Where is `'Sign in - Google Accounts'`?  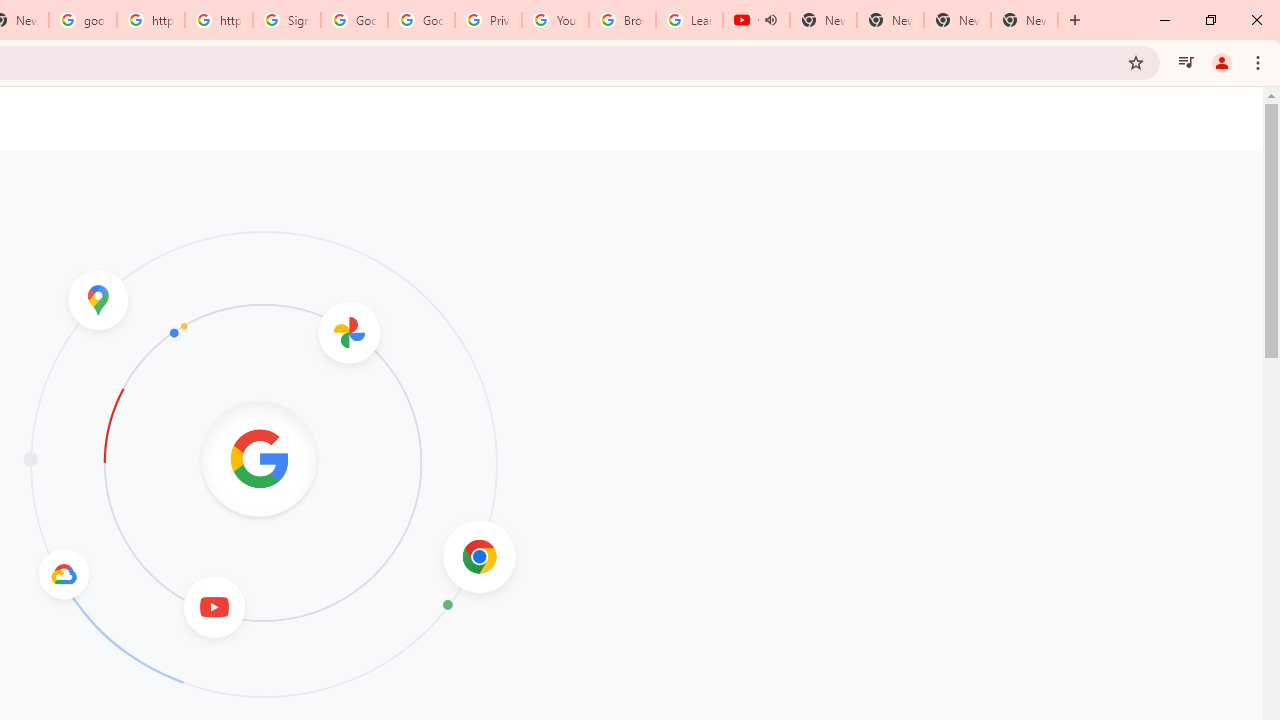 'Sign in - Google Accounts' is located at coordinates (286, 20).